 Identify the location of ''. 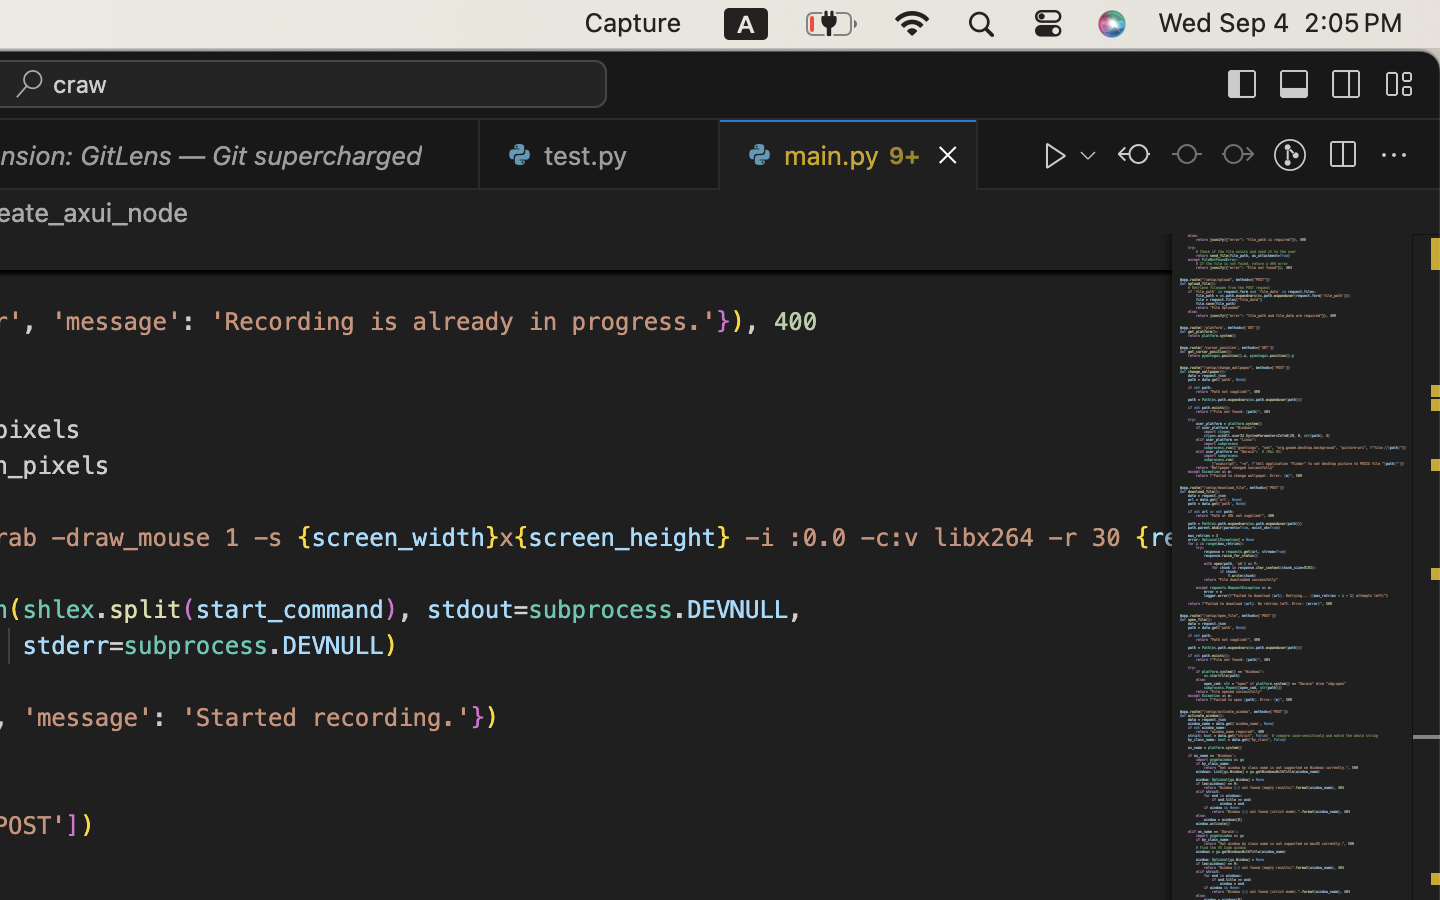
(1340, 155).